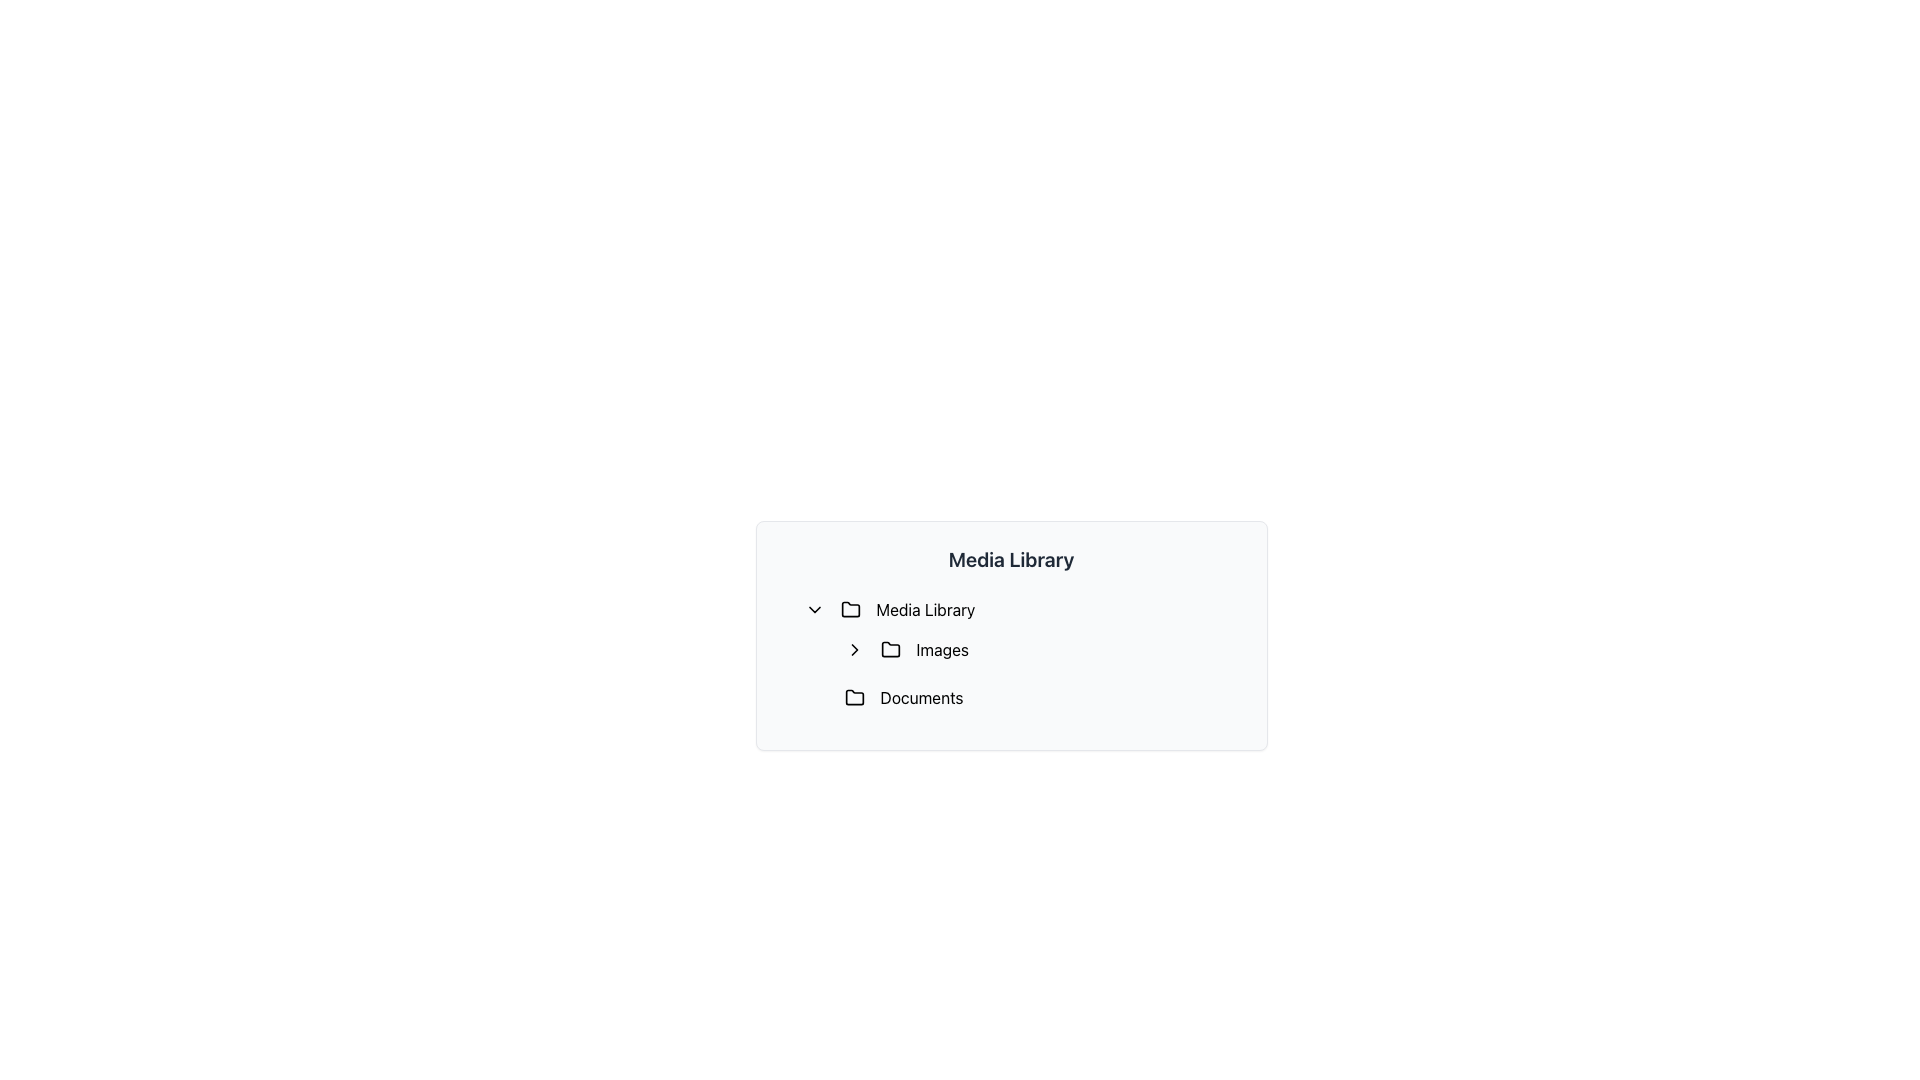  Describe the element at coordinates (814, 608) in the screenshot. I see `the Dropdown Indicator located in the top-left corner of the 'Media Library' row` at that location.